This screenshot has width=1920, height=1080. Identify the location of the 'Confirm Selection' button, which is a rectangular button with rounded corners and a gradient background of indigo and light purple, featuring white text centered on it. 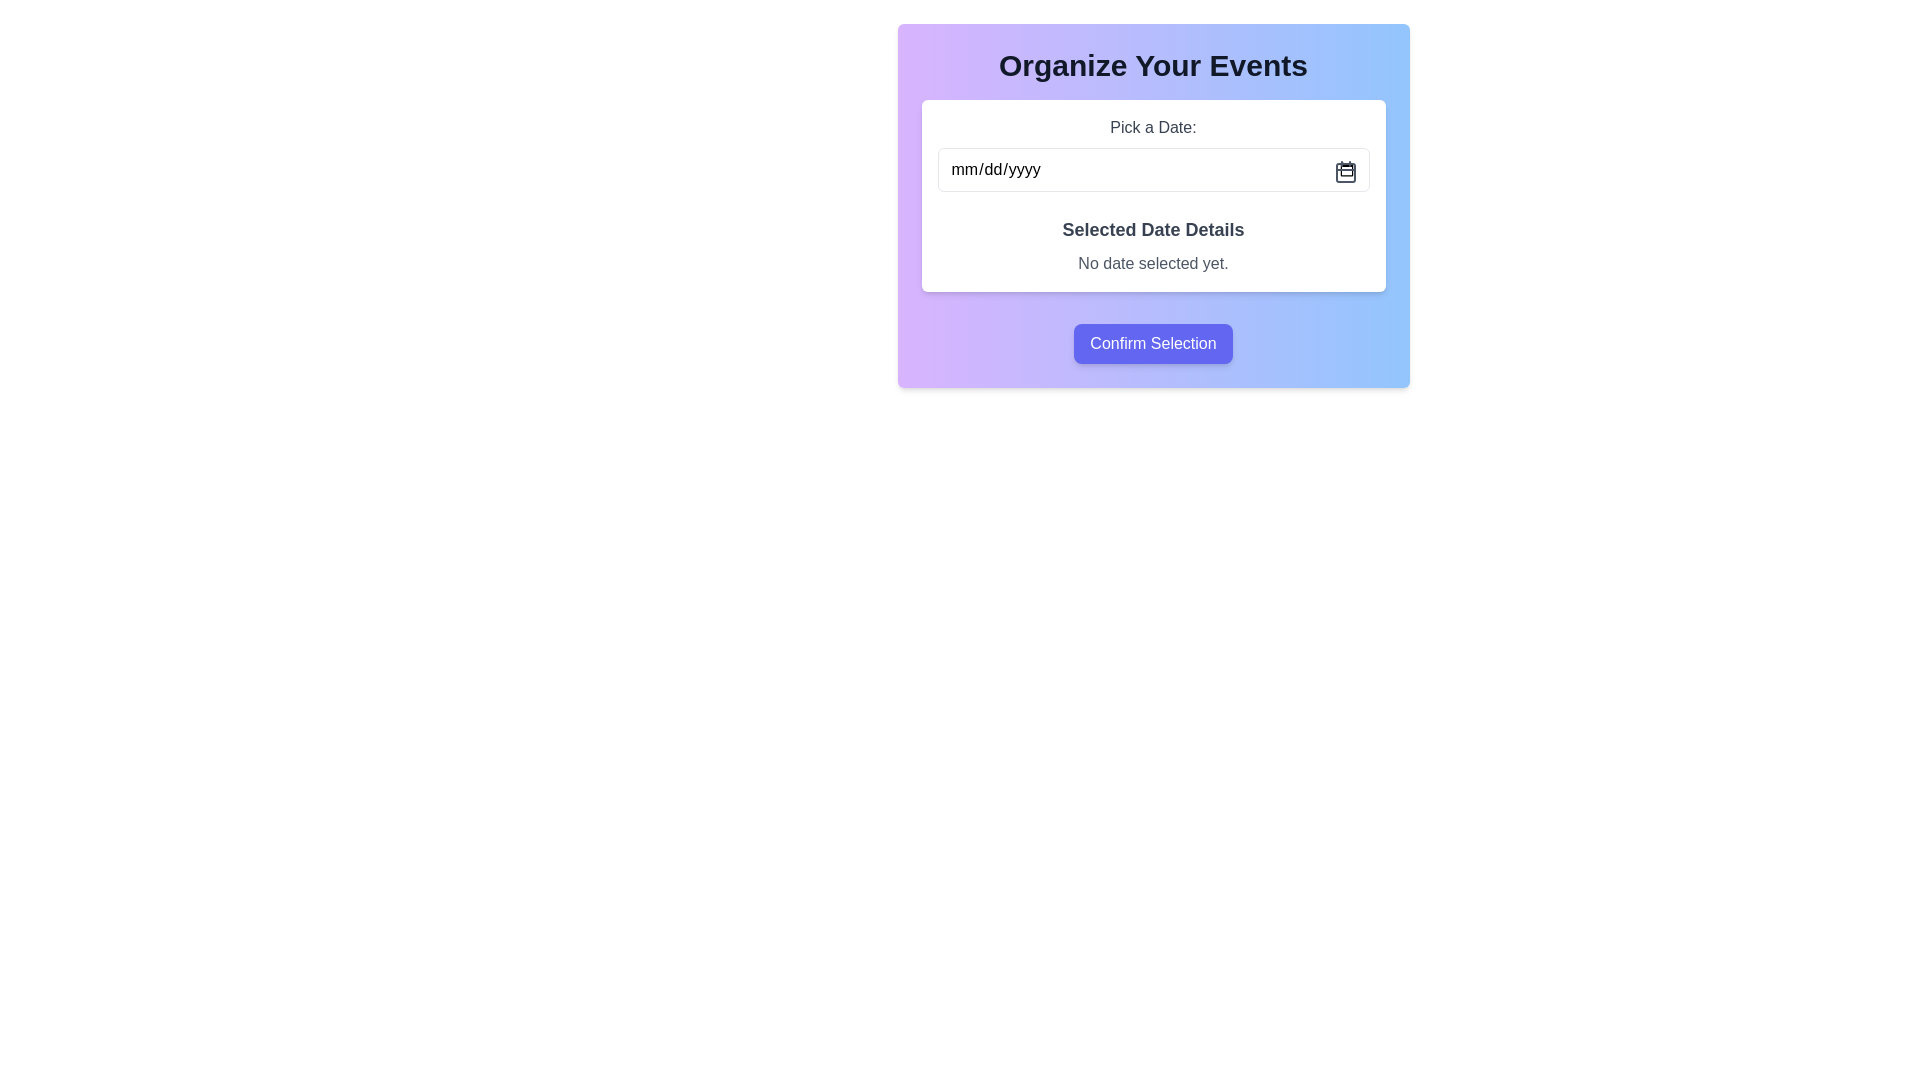
(1153, 342).